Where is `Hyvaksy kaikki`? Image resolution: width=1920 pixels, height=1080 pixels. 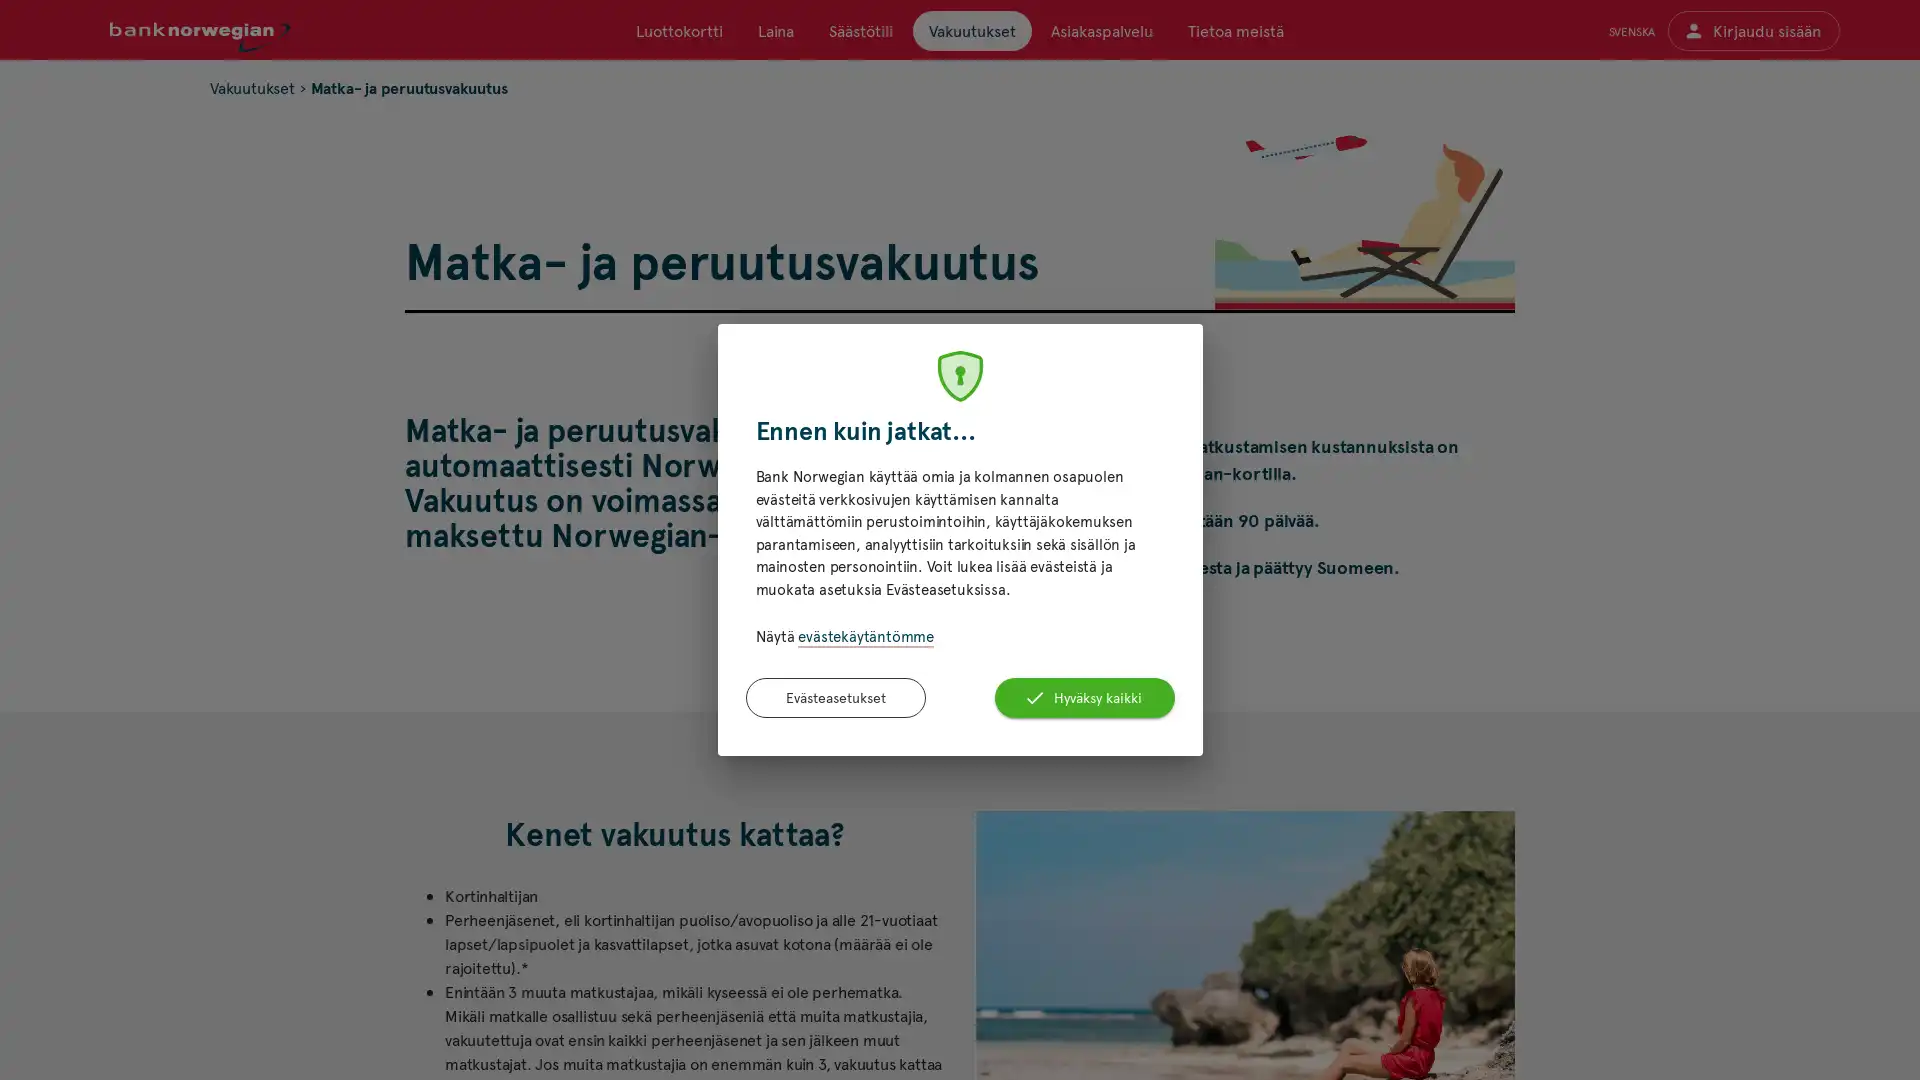 Hyvaksy kaikki is located at coordinates (1083, 696).